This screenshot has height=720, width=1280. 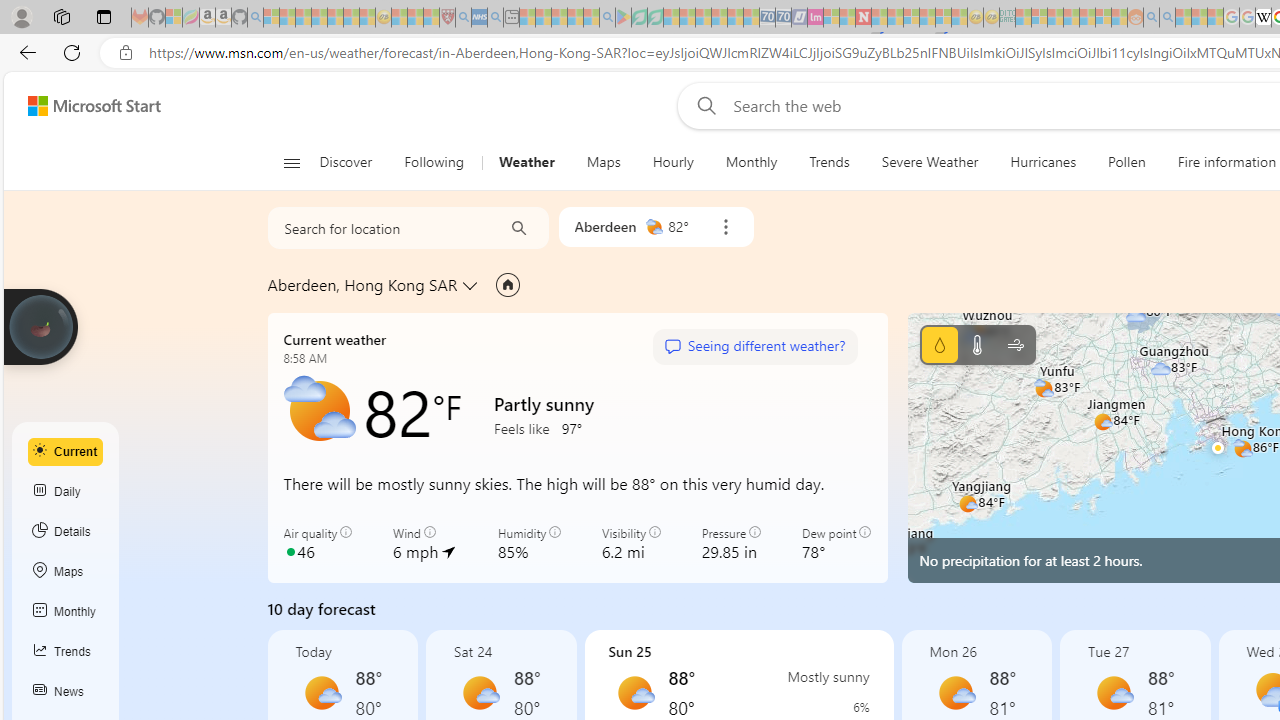 What do you see at coordinates (65, 492) in the screenshot?
I see `'Daily'` at bounding box center [65, 492].